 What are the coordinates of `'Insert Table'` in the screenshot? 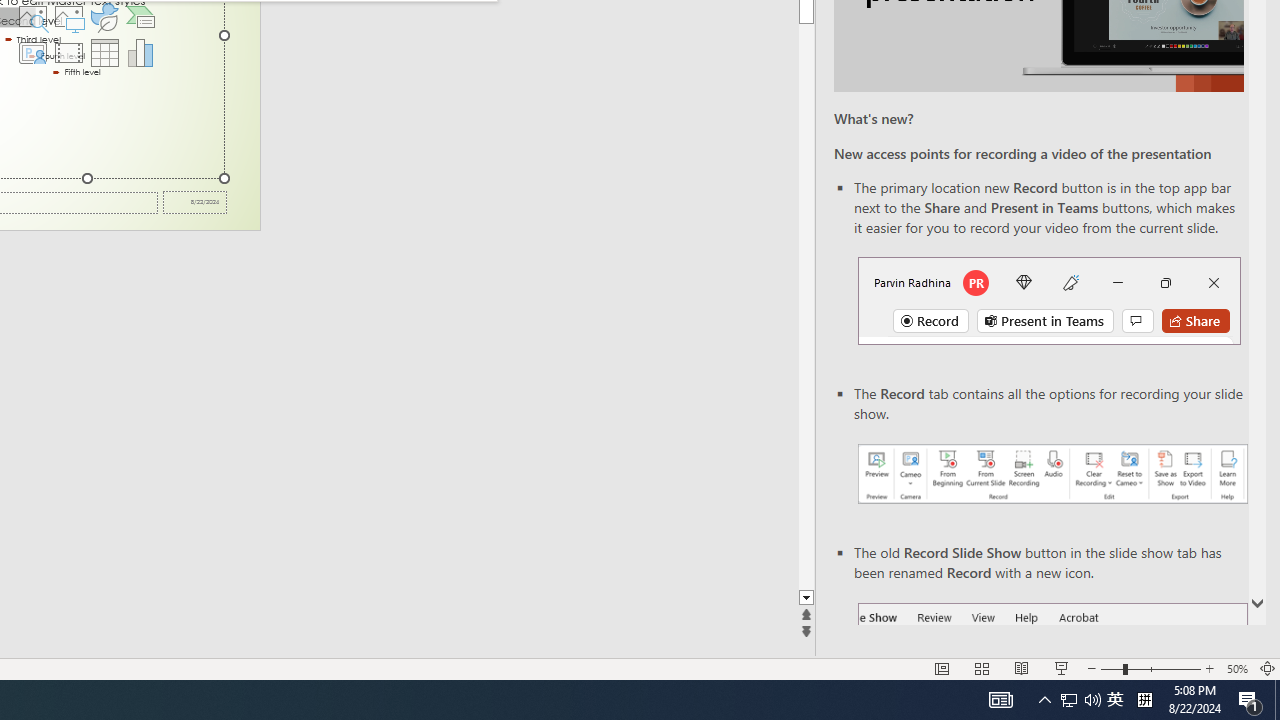 It's located at (104, 51).